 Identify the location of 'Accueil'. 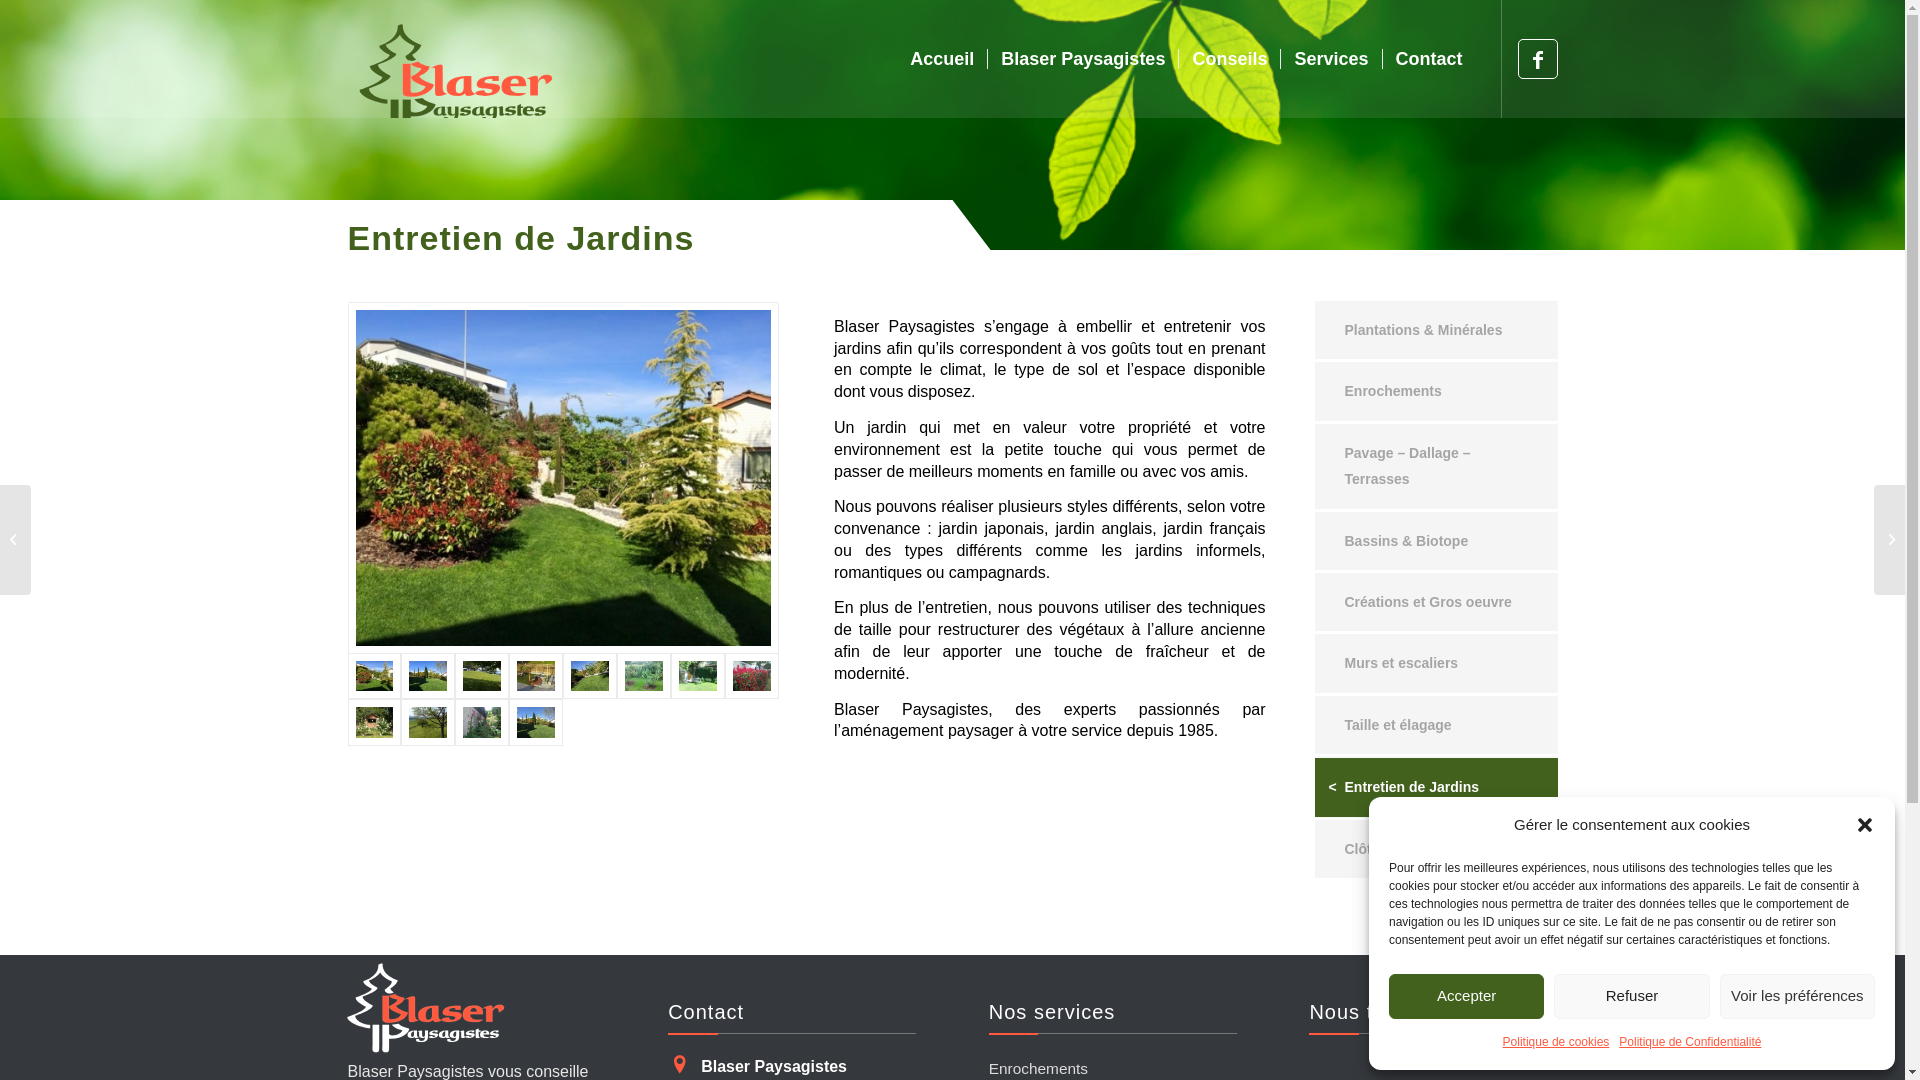
(940, 57).